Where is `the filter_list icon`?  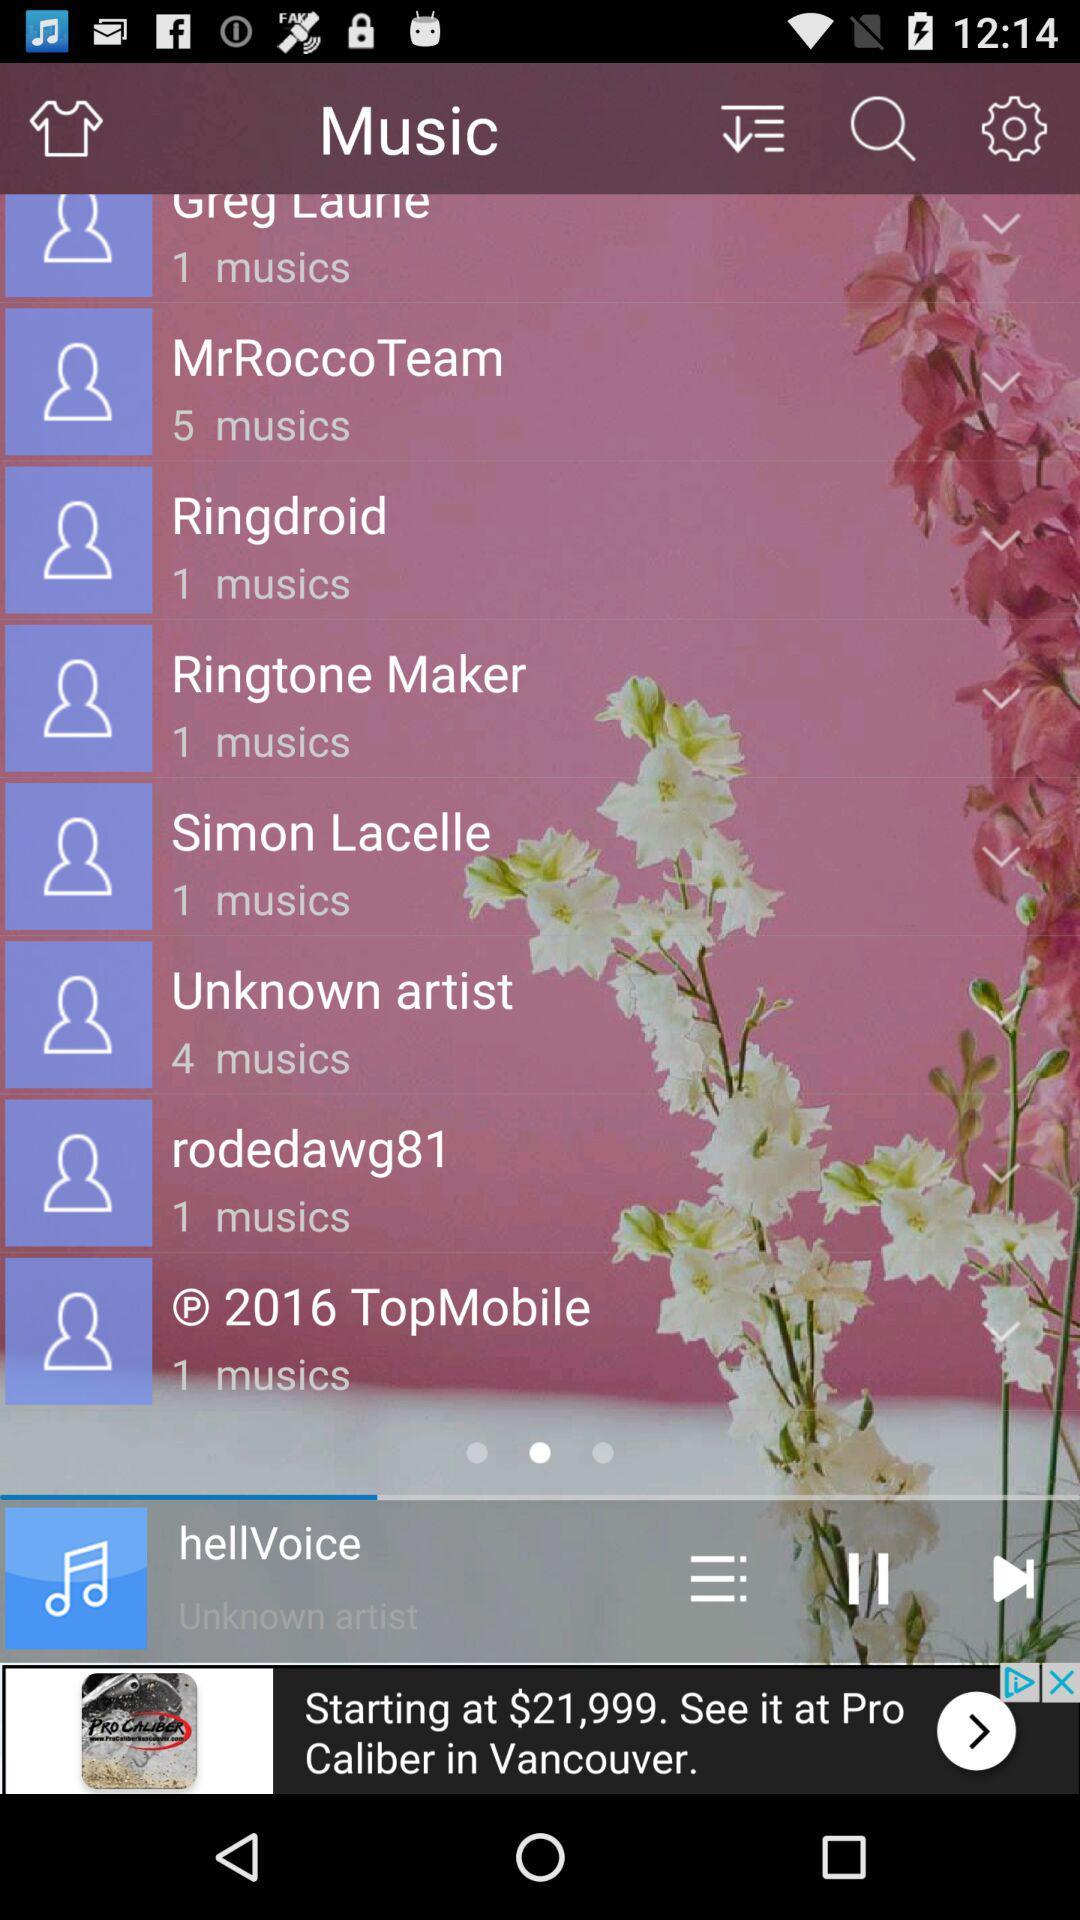
the filter_list icon is located at coordinates (751, 136).